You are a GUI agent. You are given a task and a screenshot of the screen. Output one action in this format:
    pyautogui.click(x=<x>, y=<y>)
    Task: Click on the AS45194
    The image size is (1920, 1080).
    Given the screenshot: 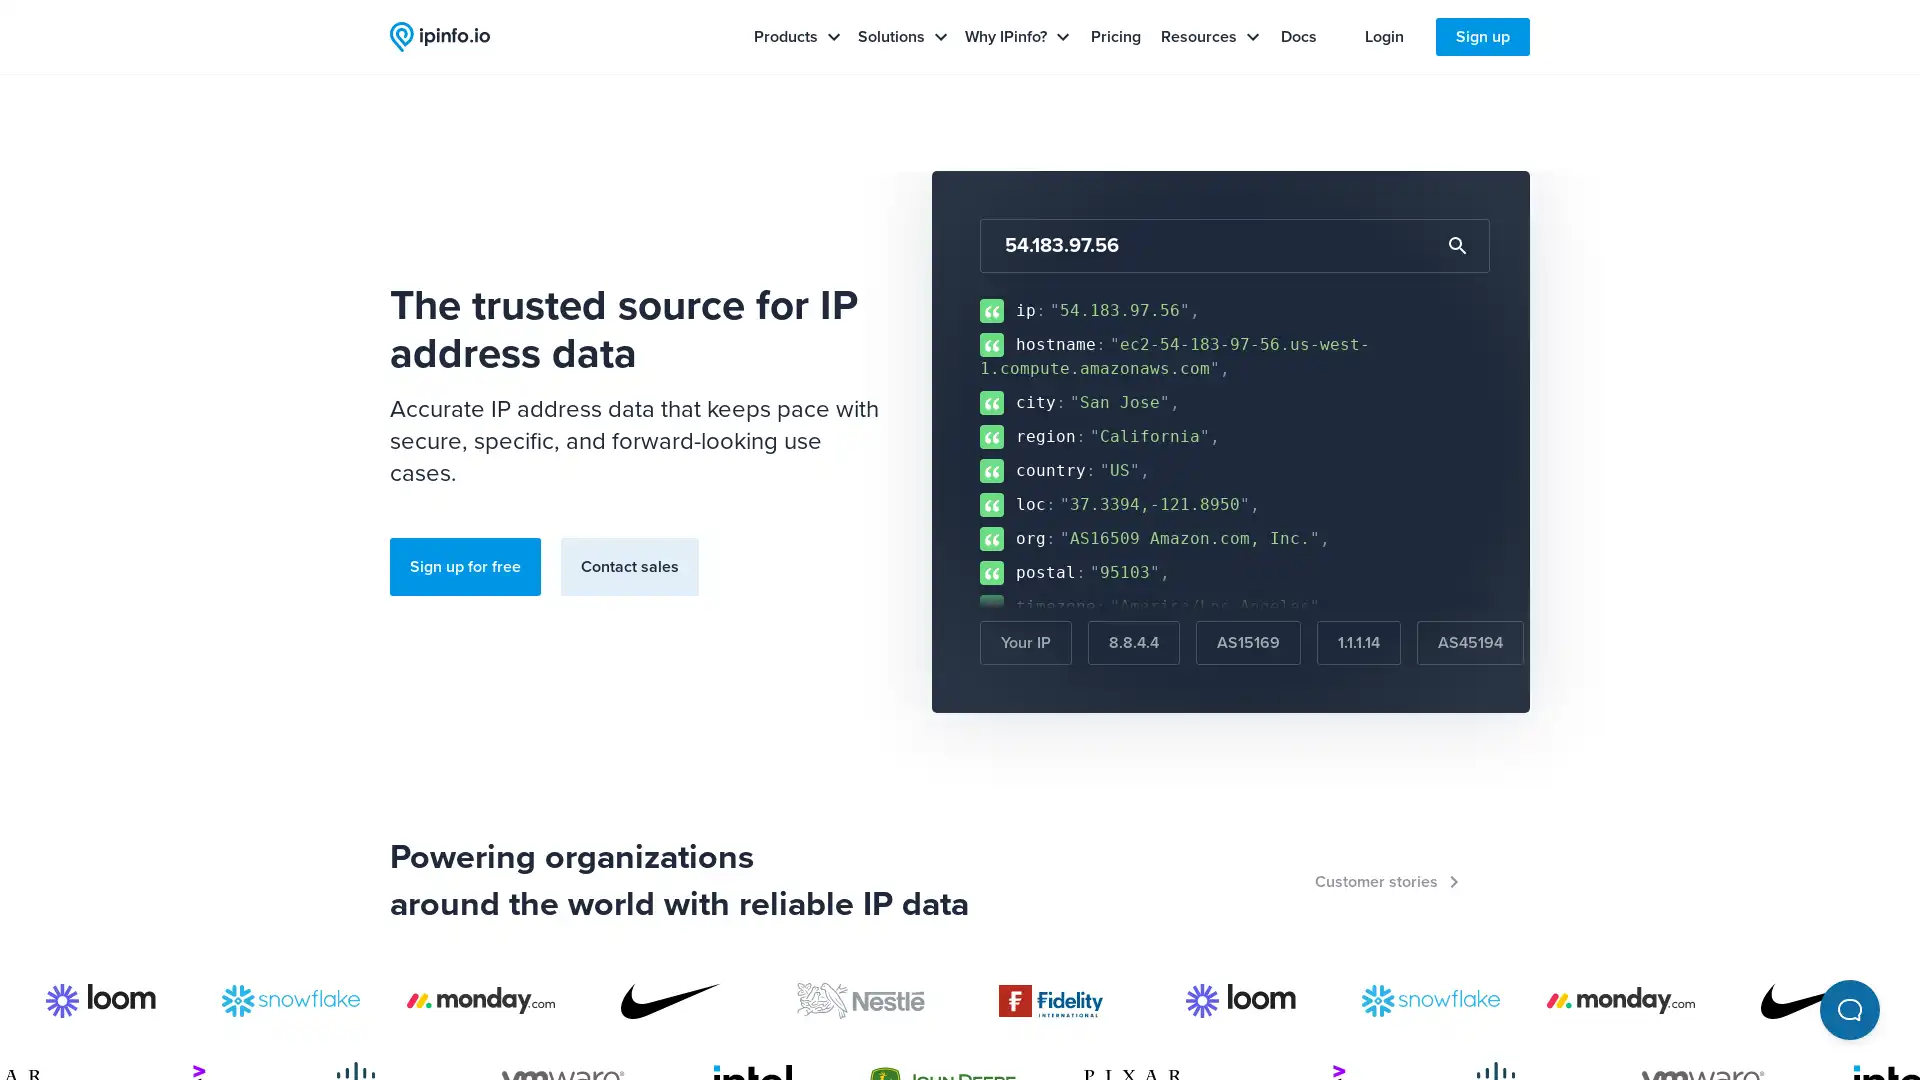 What is the action you would take?
    pyautogui.click(x=1470, y=643)
    